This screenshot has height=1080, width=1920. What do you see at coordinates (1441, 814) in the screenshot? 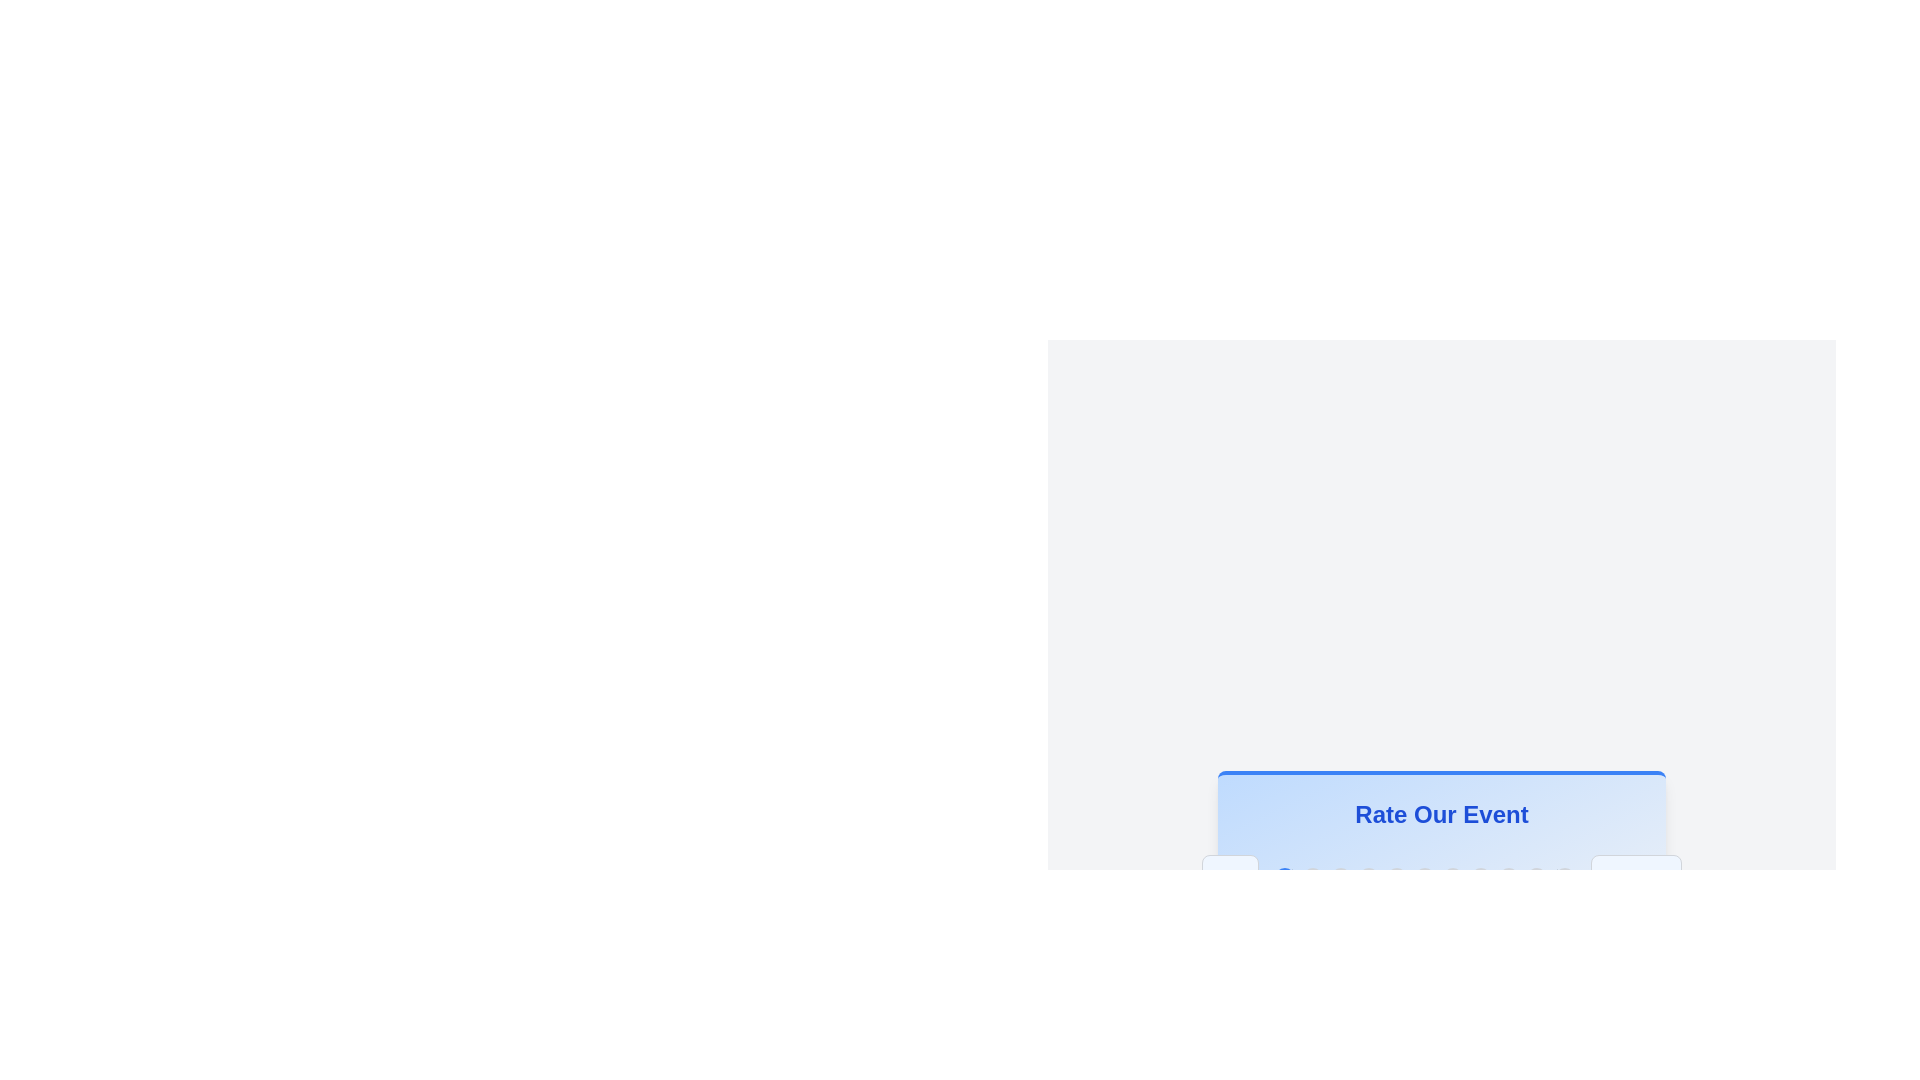
I see `the text heading 'Rate Our Event' styled in bold, large blue font located at the top of the rating card UI block` at bounding box center [1441, 814].